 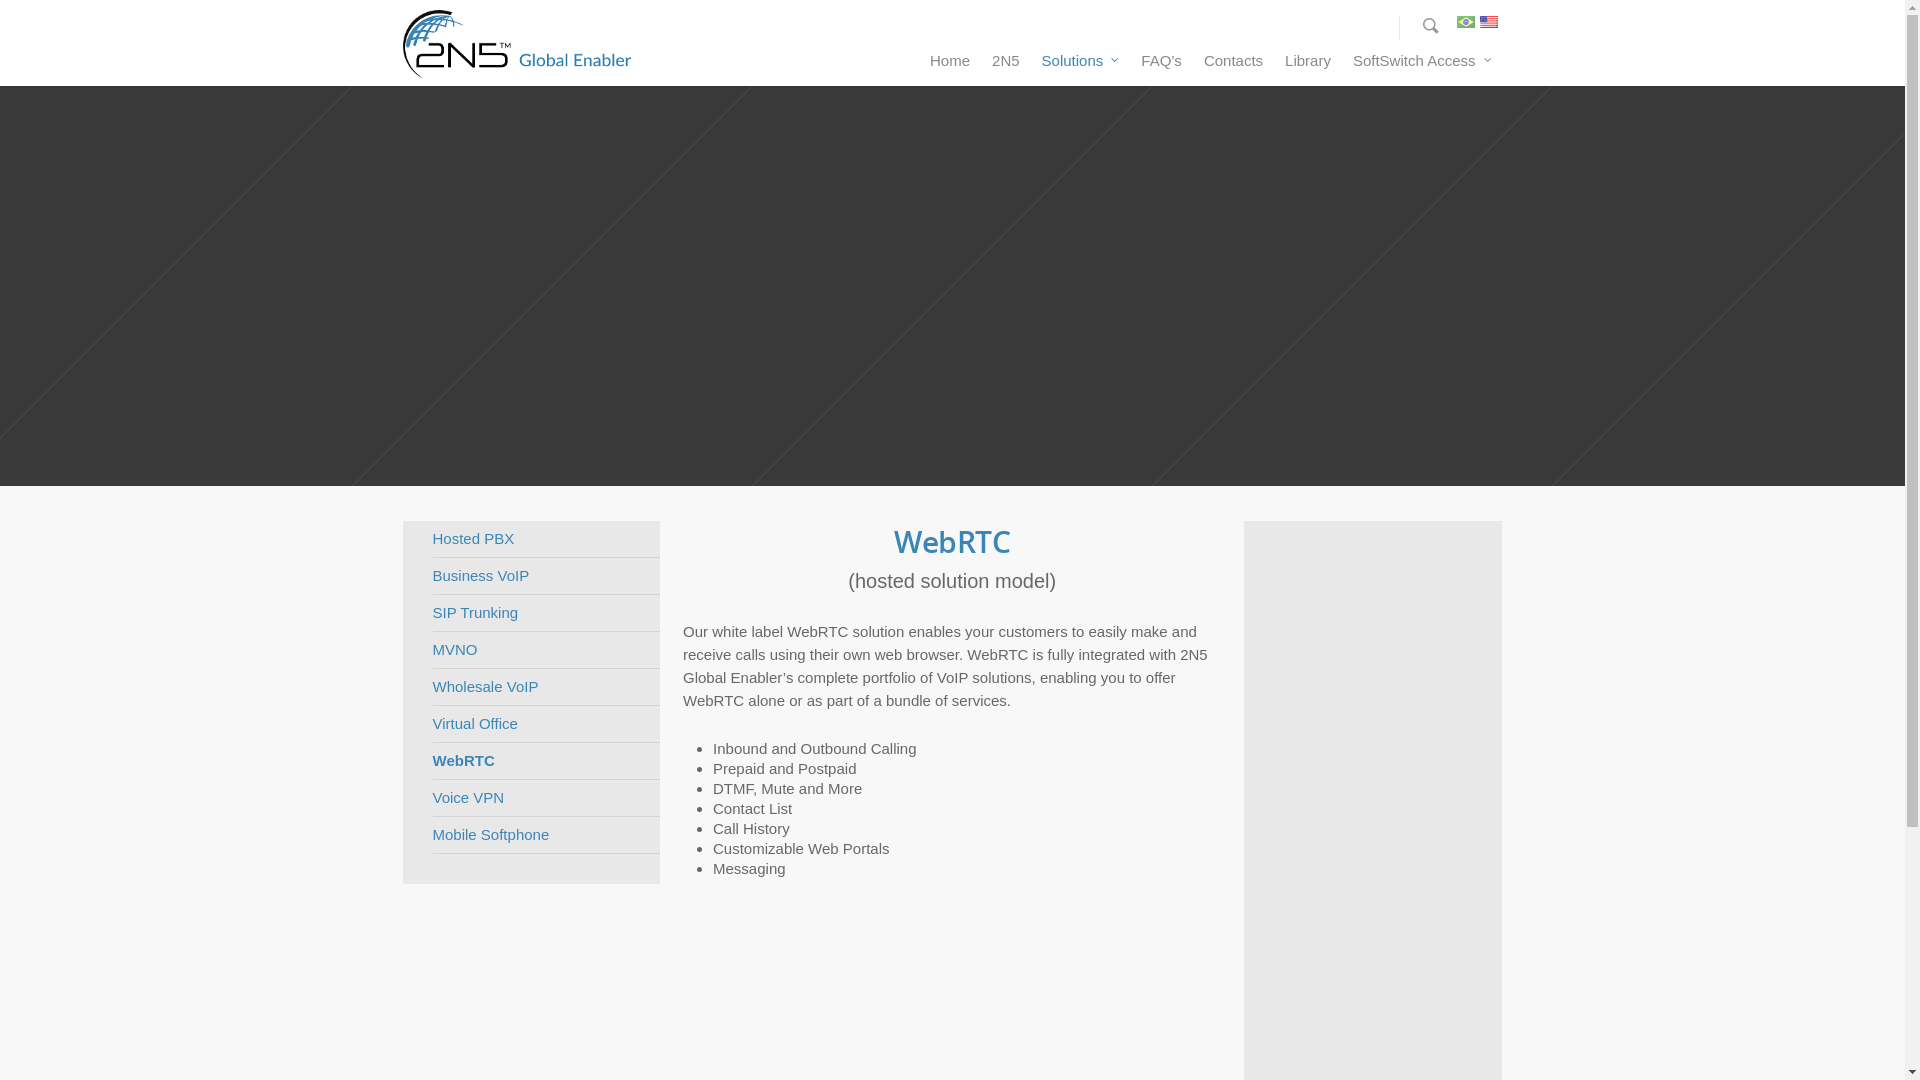 I want to click on 'Solutions', so click(x=1079, y=64).